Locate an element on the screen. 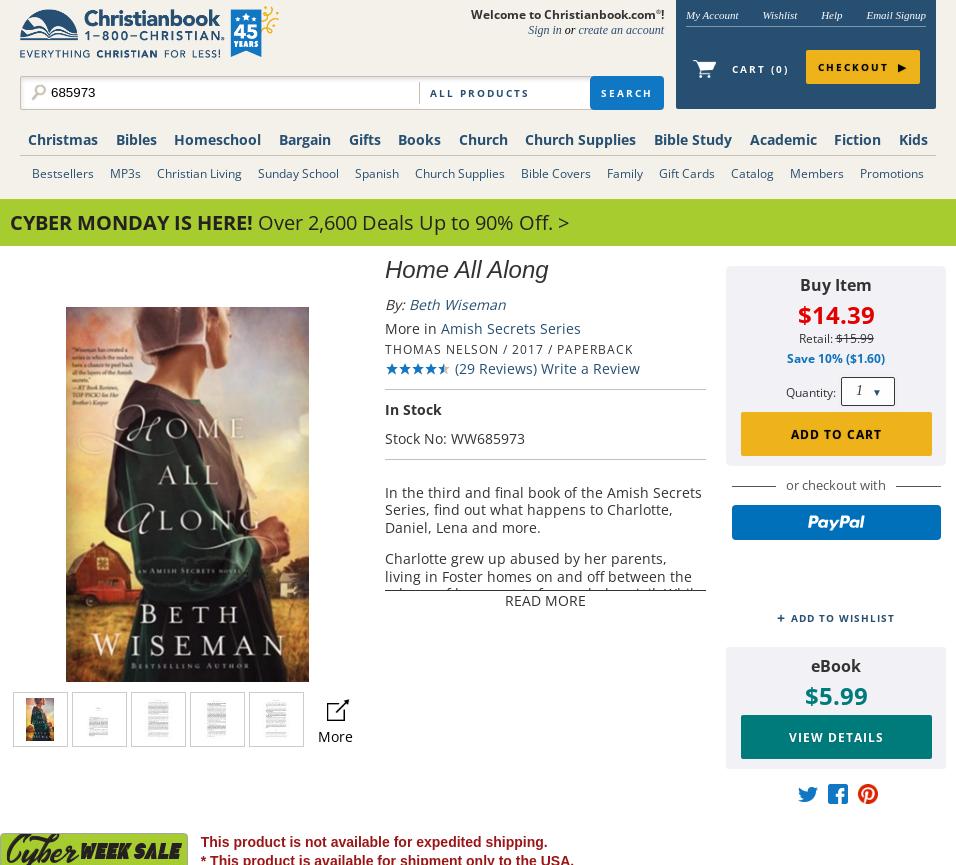 The height and width of the screenshot is (865, 956). 'Bibles' is located at coordinates (135, 139).